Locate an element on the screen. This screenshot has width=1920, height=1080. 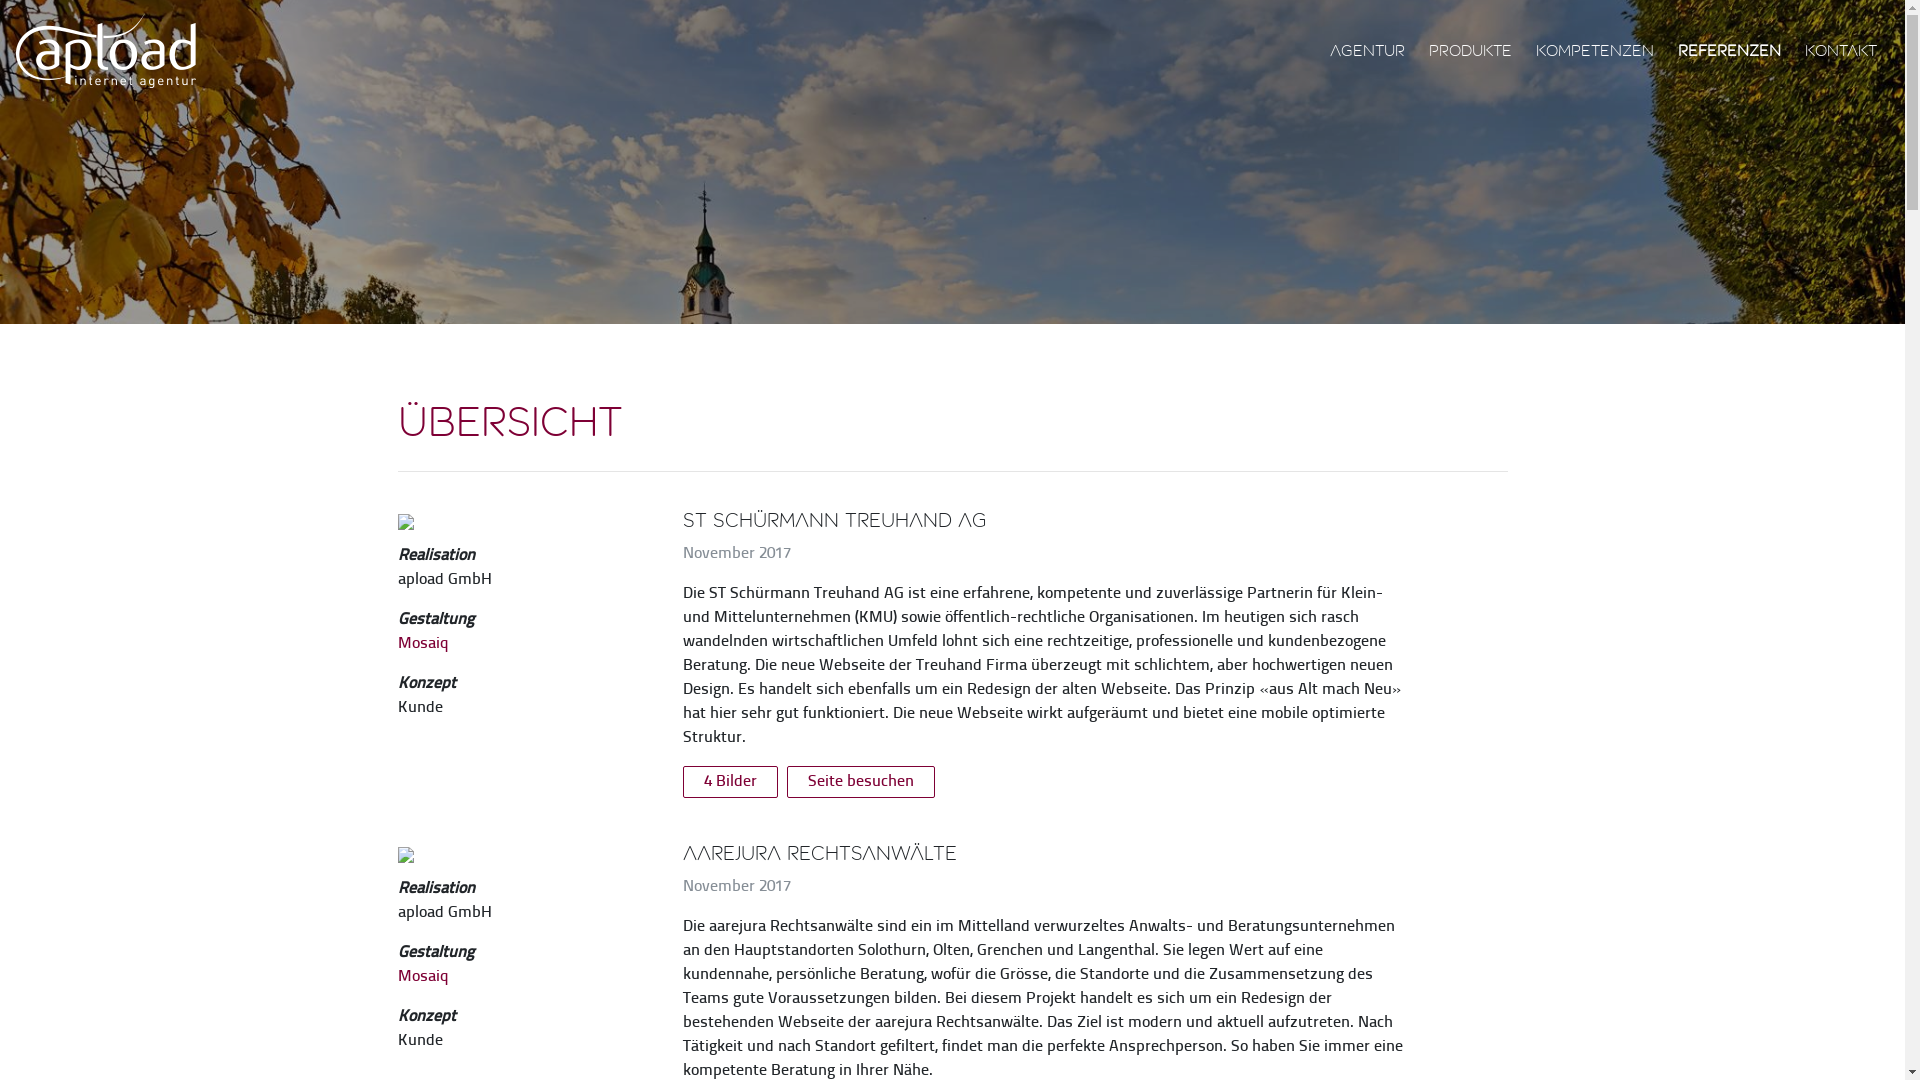
'Referenzen' is located at coordinates (1728, 50).